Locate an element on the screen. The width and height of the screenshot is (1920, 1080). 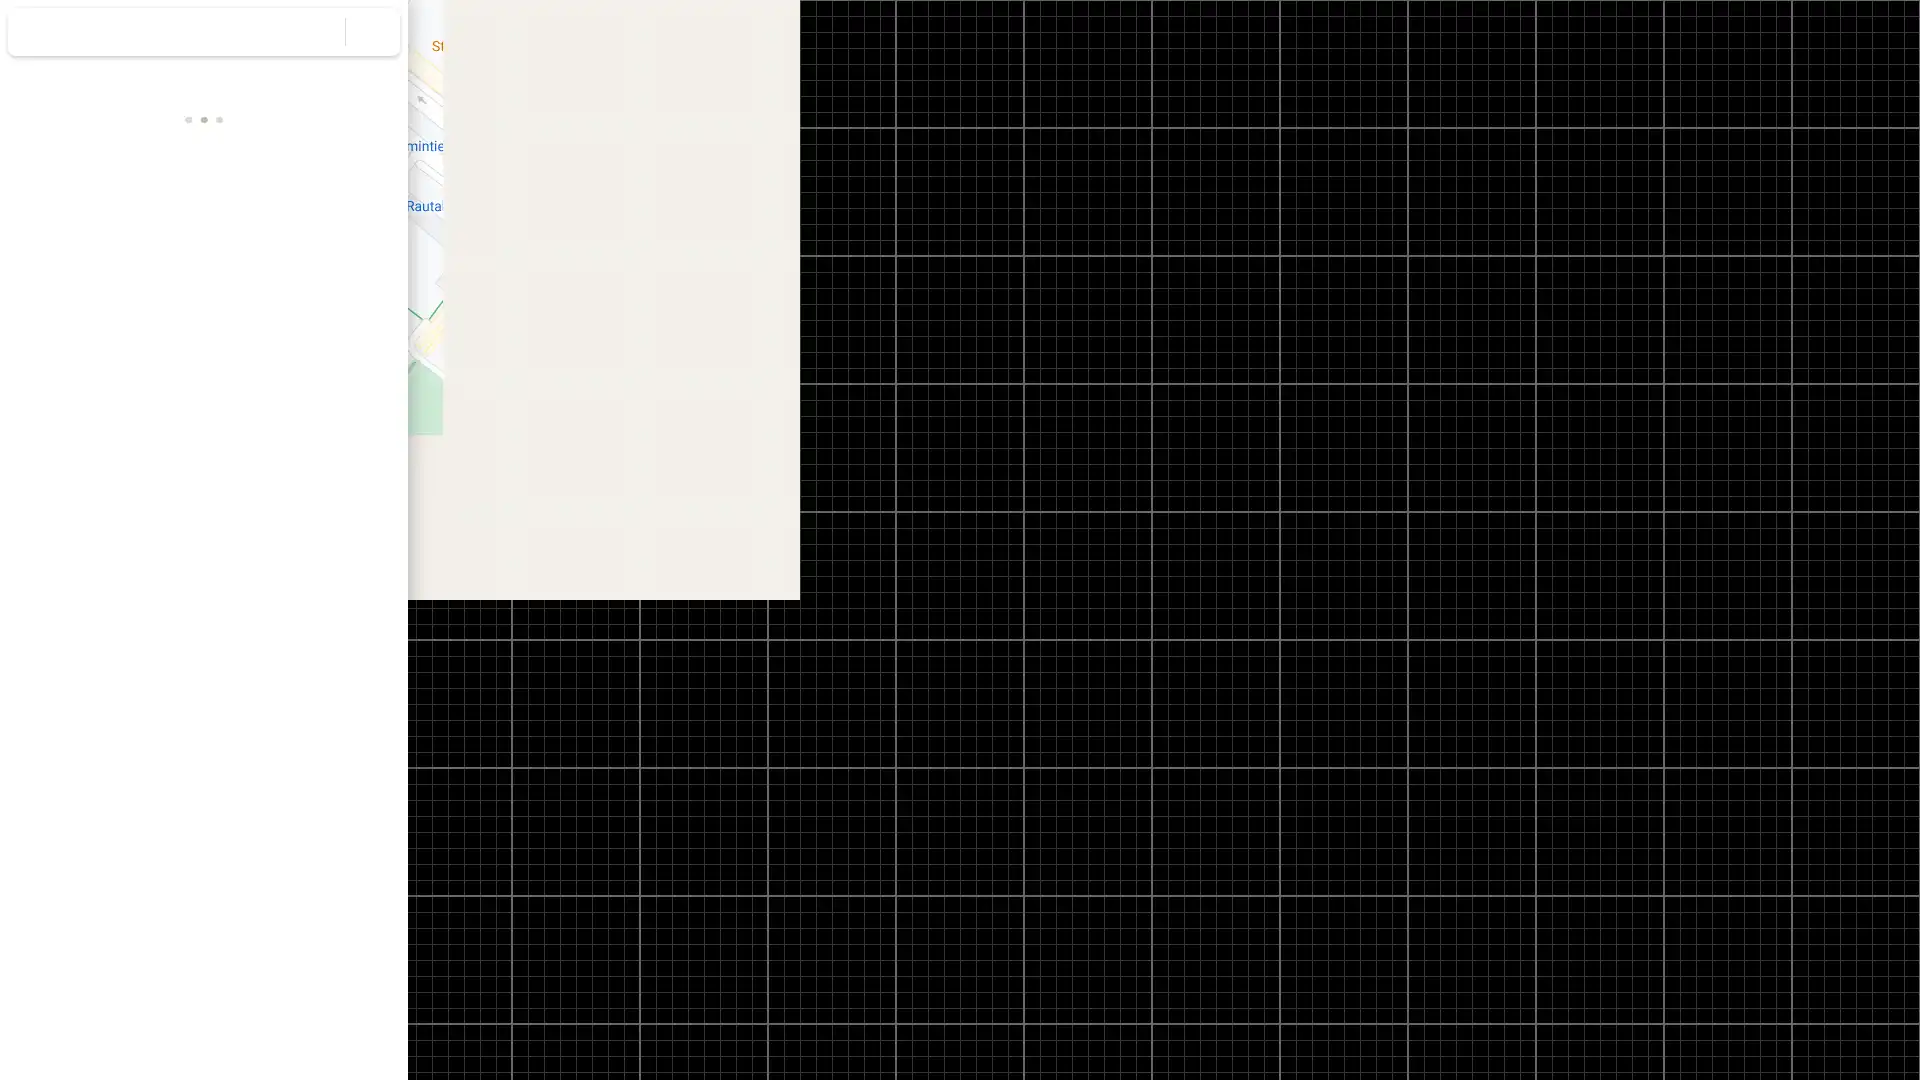
Menu is located at coordinates (35, 34).